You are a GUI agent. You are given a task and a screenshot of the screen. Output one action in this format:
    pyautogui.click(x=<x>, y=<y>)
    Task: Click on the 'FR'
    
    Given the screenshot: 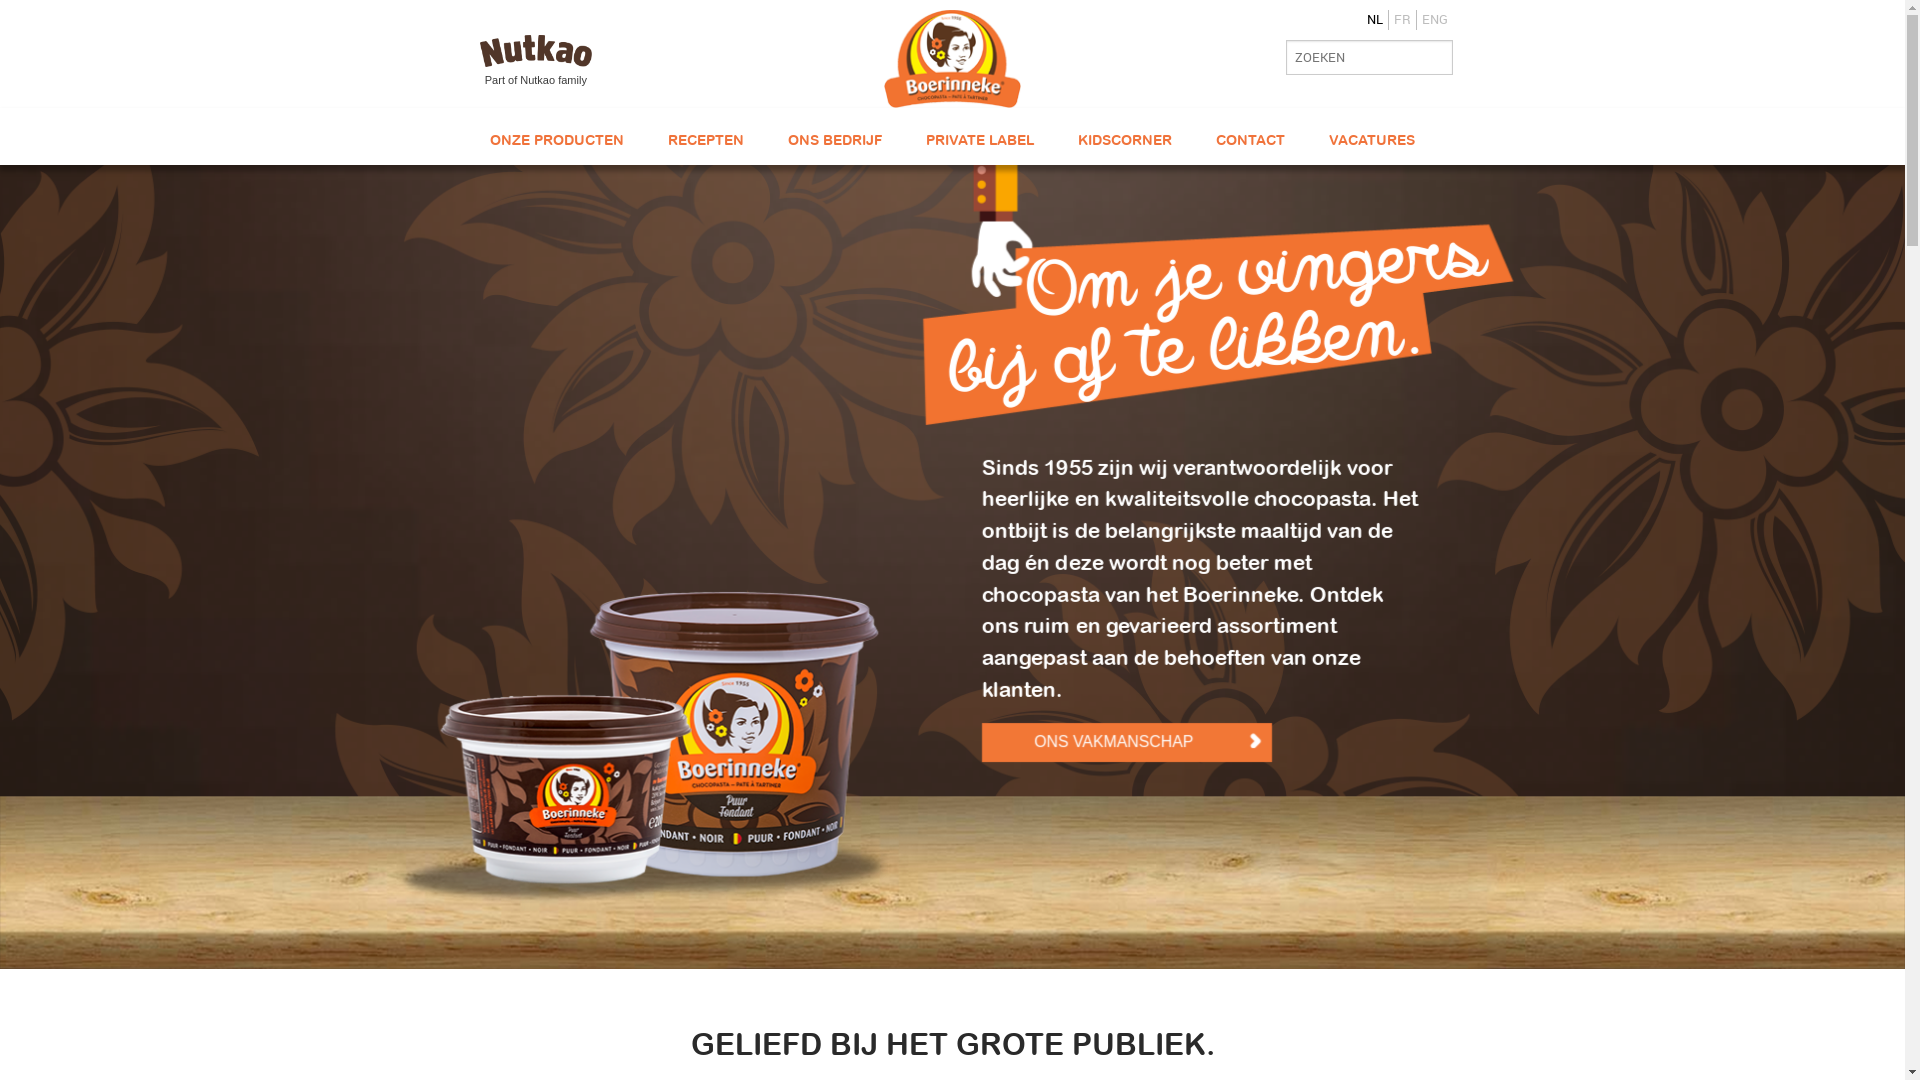 What is the action you would take?
    pyautogui.click(x=1401, y=19)
    